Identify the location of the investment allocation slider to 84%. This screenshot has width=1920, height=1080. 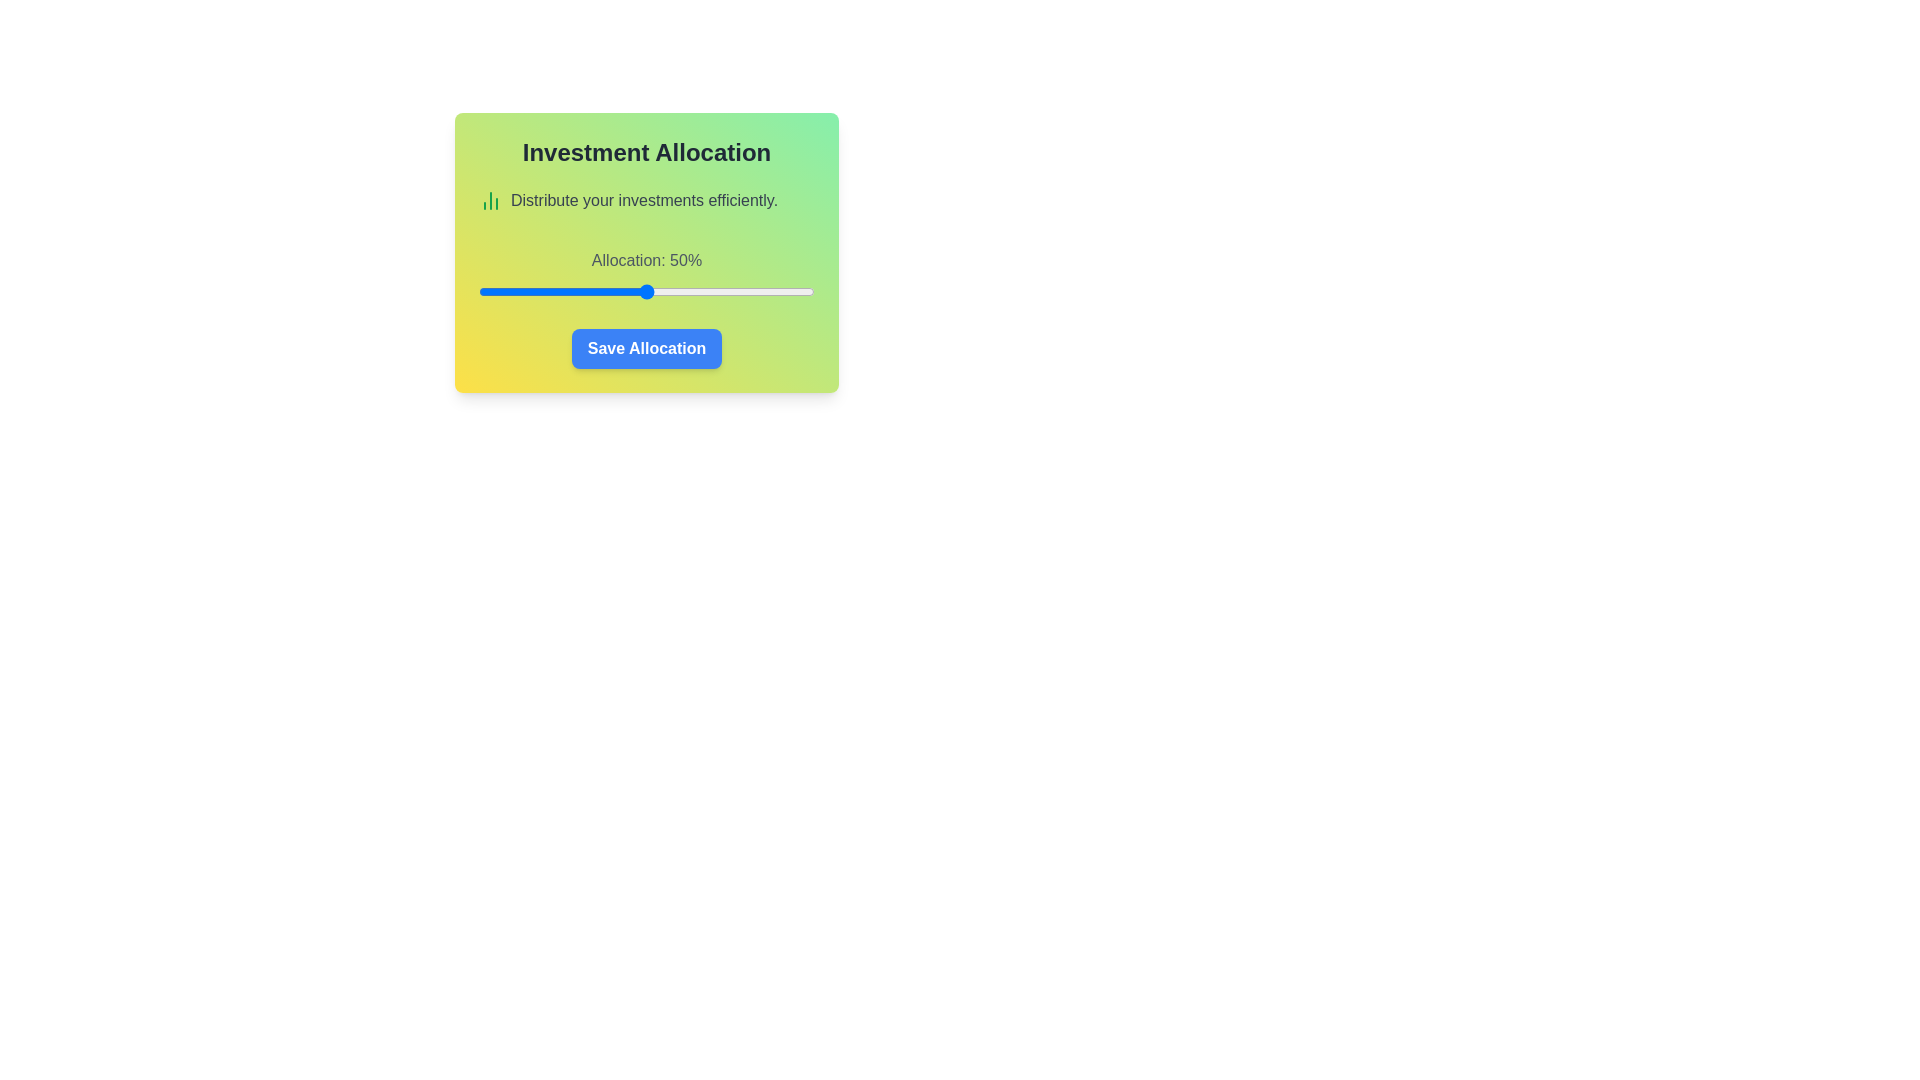
(760, 292).